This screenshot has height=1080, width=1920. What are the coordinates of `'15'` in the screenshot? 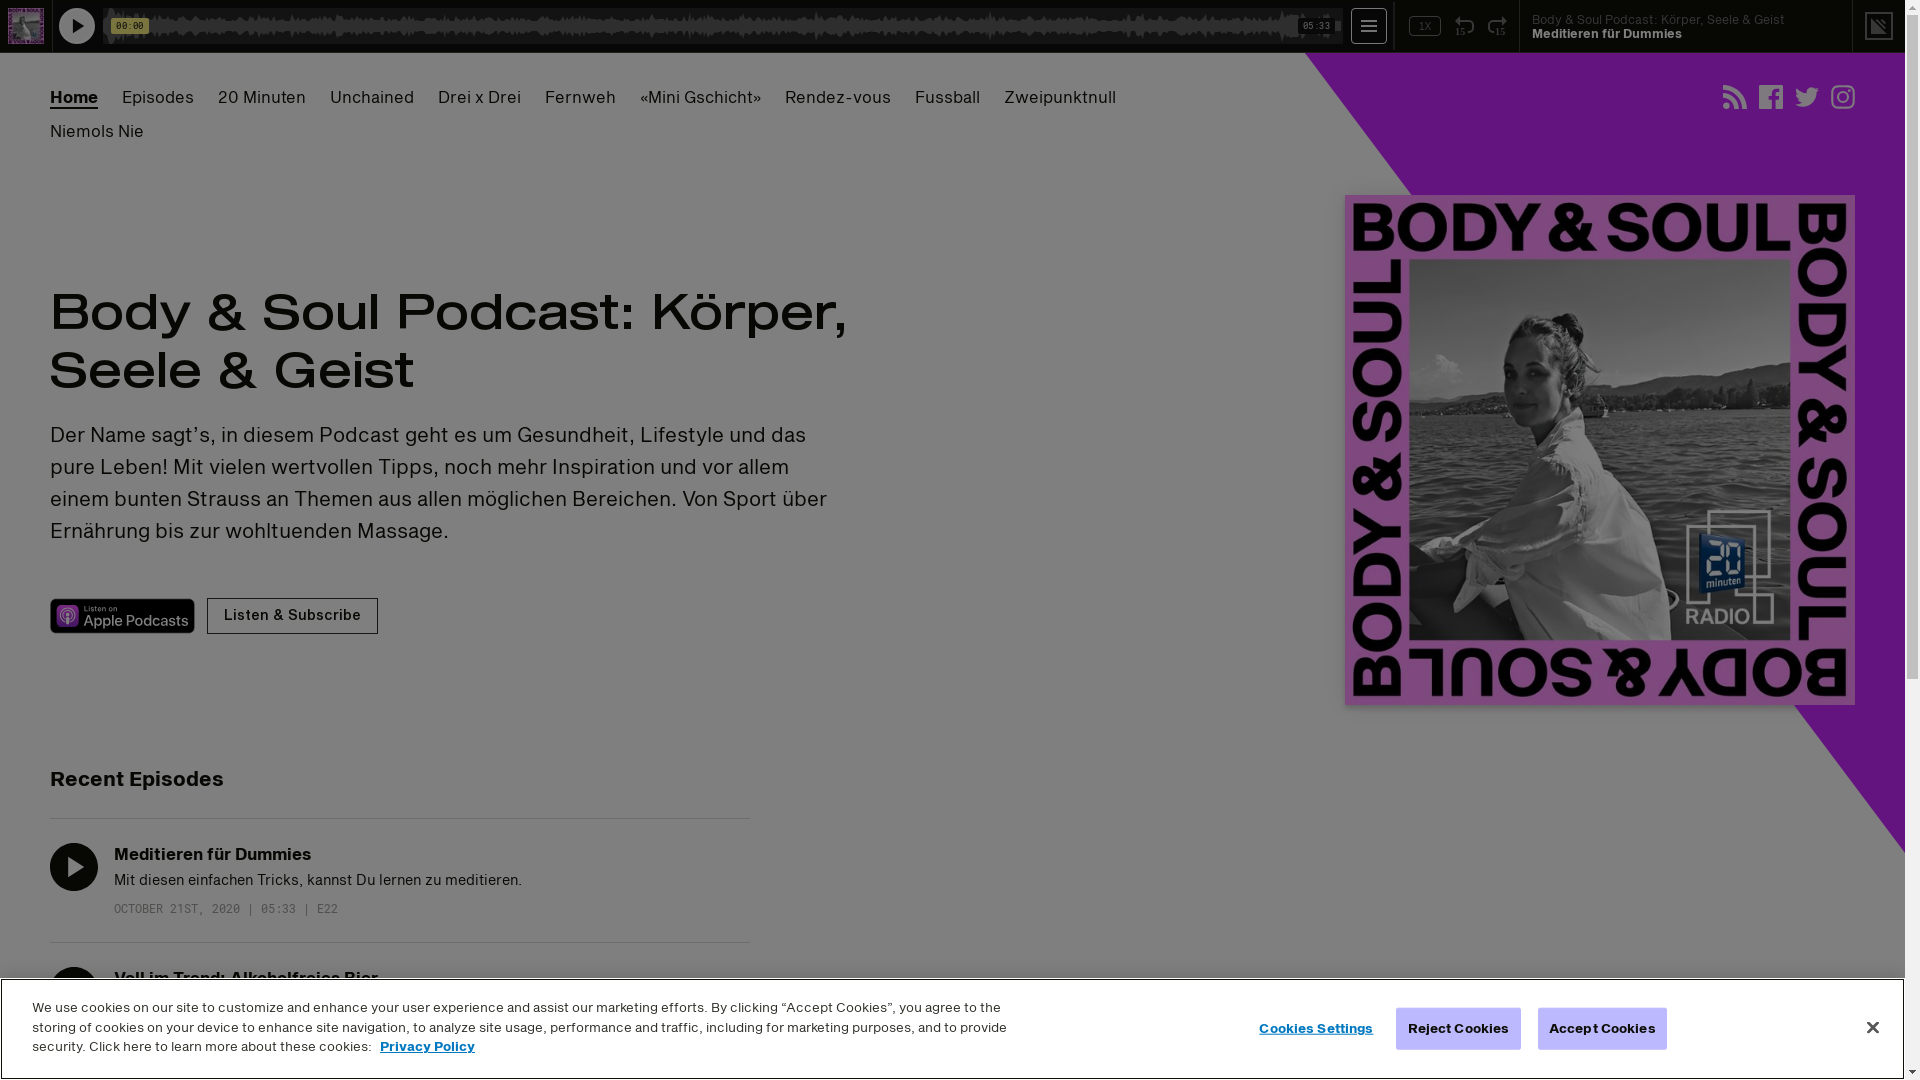 It's located at (1464, 26).